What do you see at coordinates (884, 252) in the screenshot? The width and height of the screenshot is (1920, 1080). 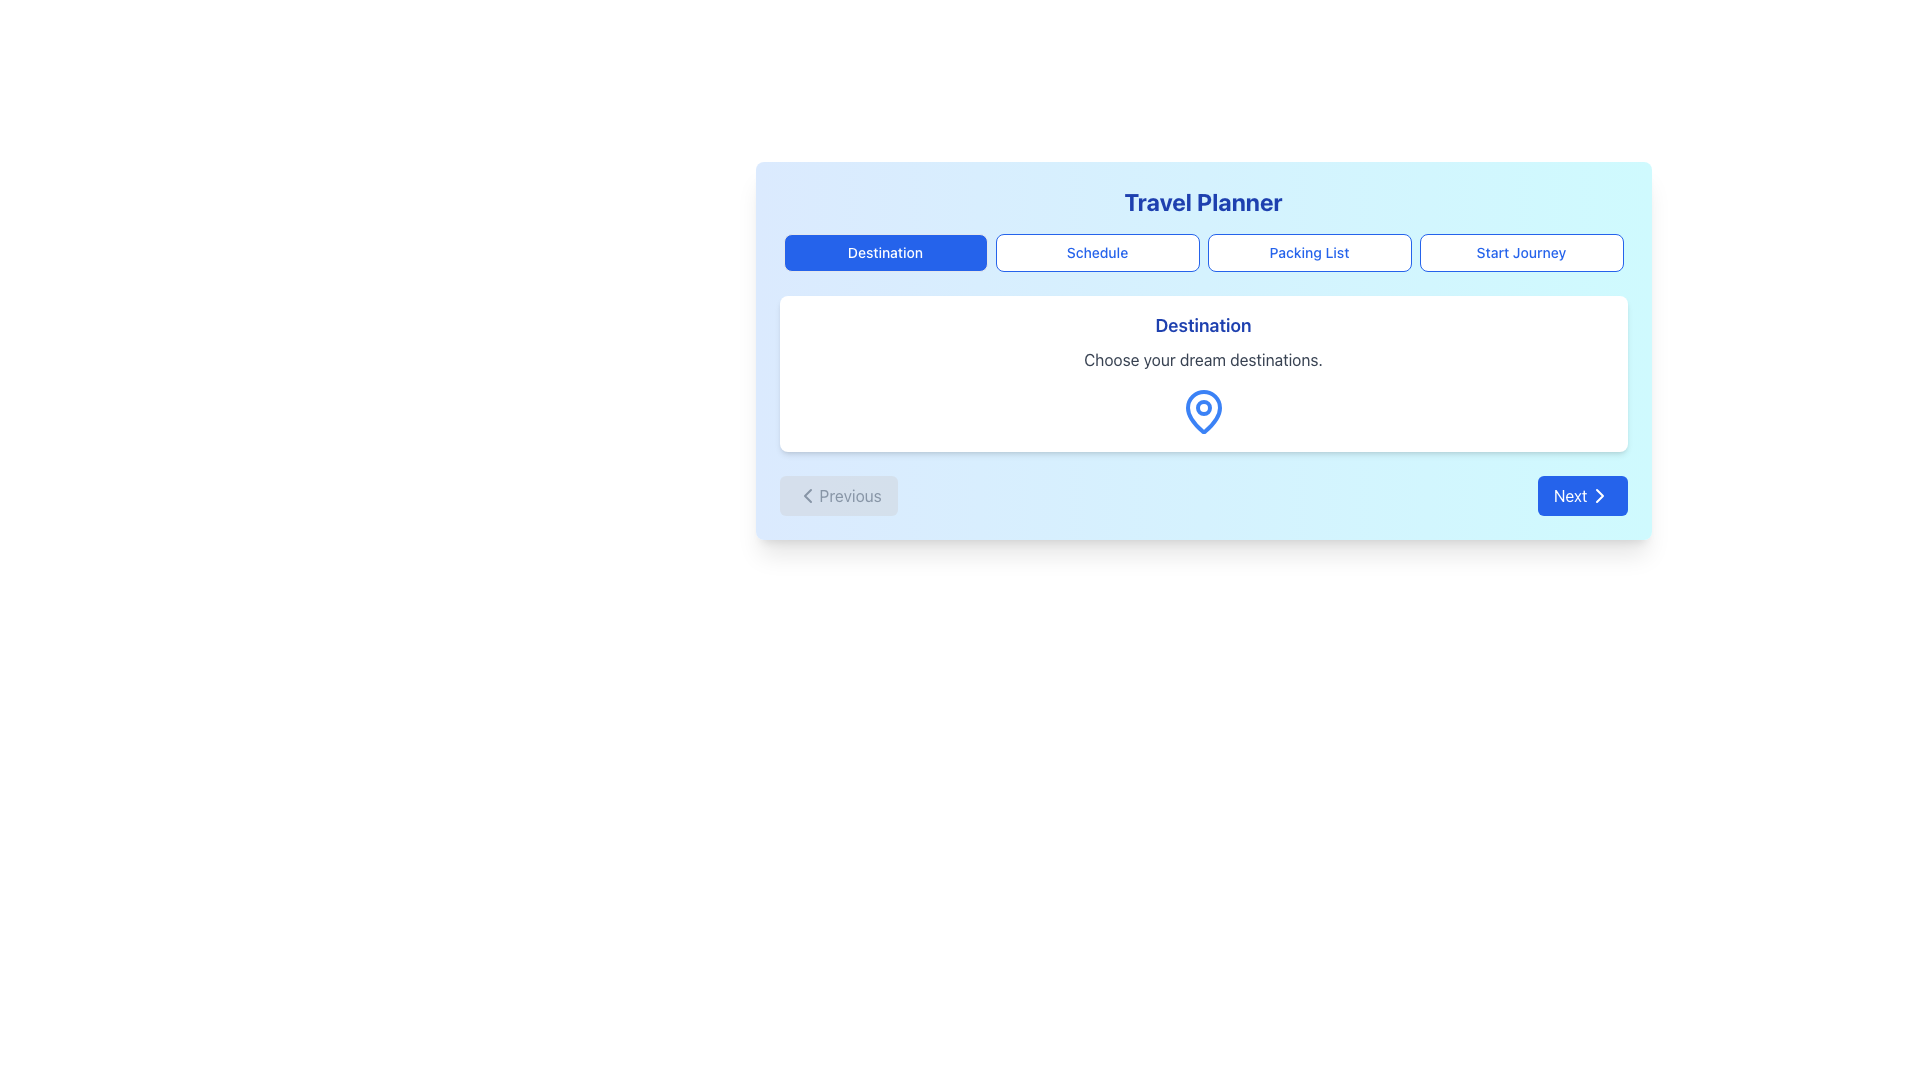 I see `the text block within the first button of the navigation bar that leads to the 'Destination' section` at bounding box center [884, 252].